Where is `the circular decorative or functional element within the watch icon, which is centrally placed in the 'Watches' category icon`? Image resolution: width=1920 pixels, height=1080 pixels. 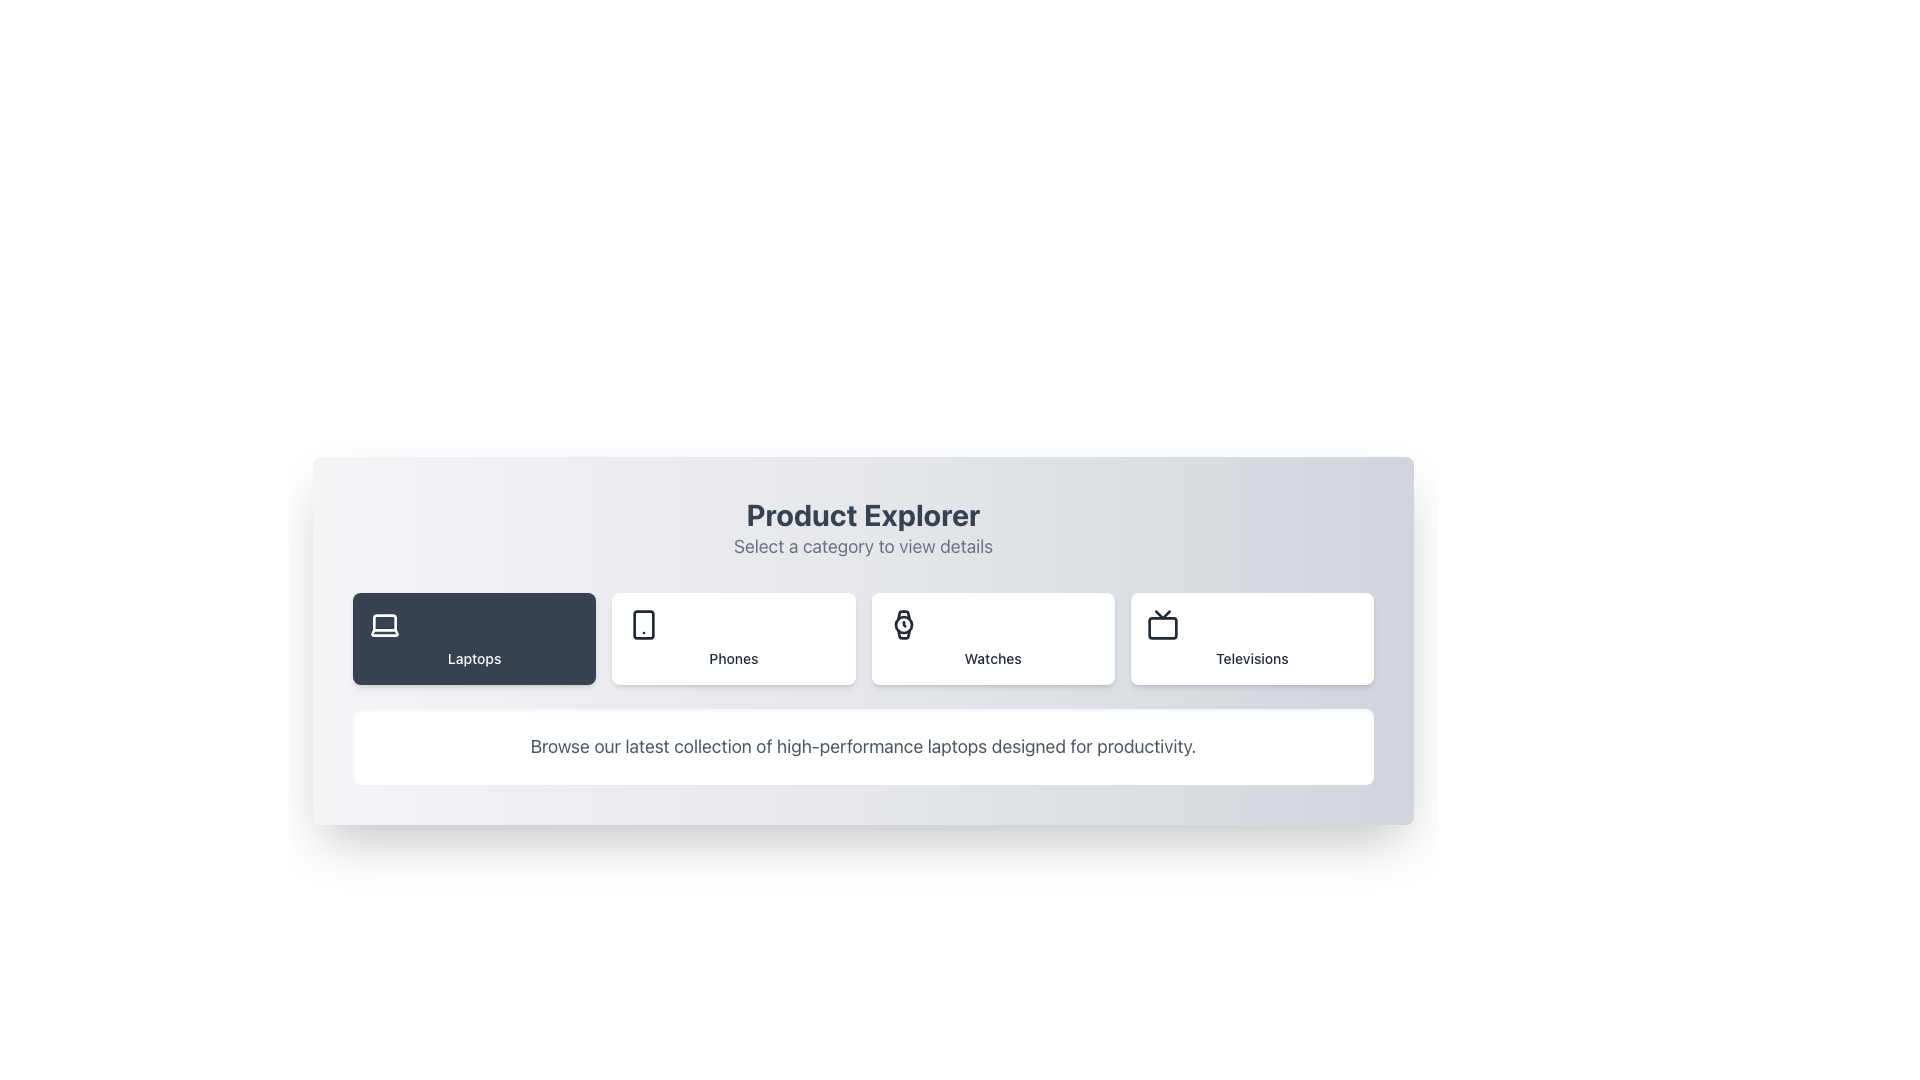 the circular decorative or functional element within the watch icon, which is centrally placed in the 'Watches' category icon is located at coordinates (902, 623).